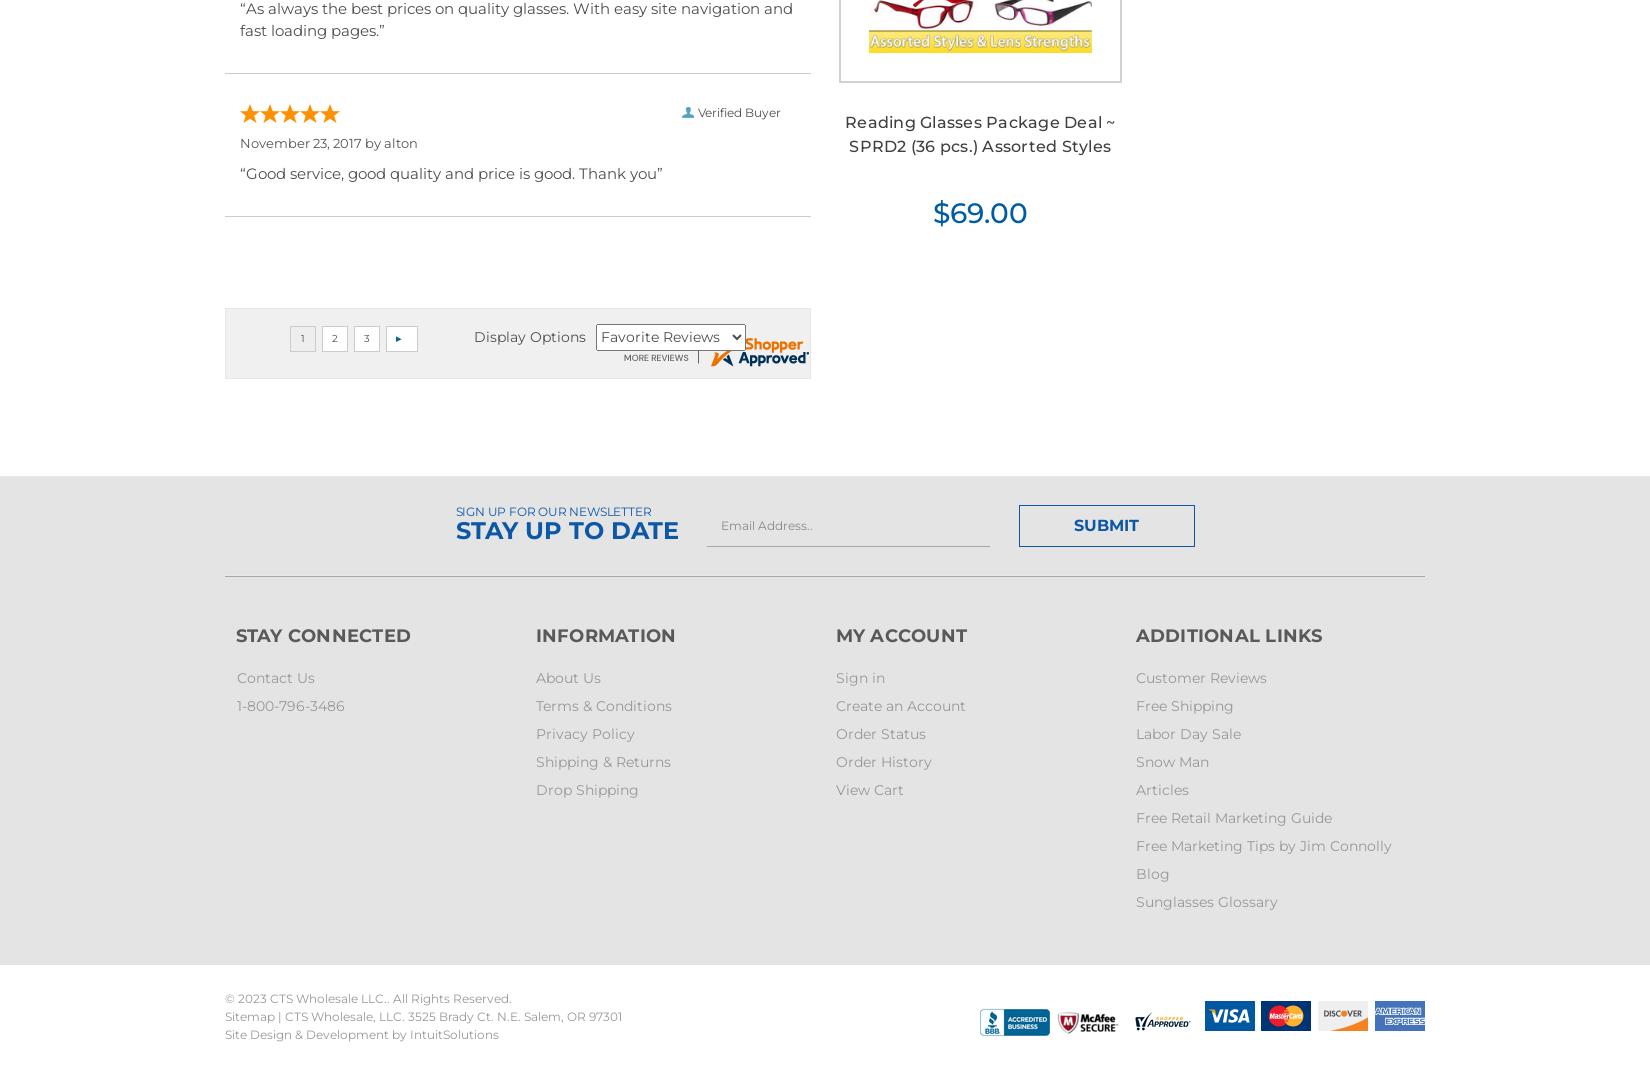 The width and height of the screenshot is (1650, 1074). What do you see at coordinates (252, 996) in the screenshot?
I see `'2023'` at bounding box center [252, 996].